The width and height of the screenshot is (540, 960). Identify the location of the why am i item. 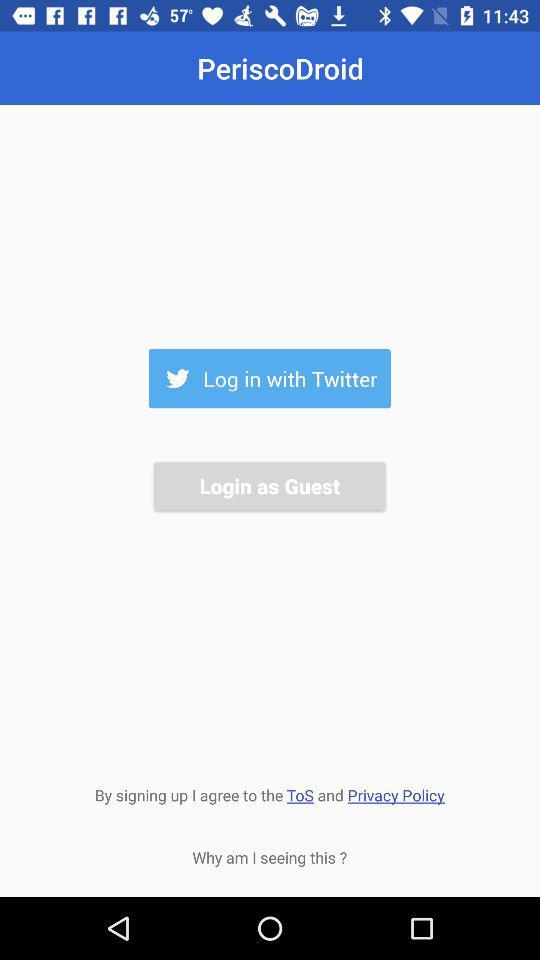
(269, 856).